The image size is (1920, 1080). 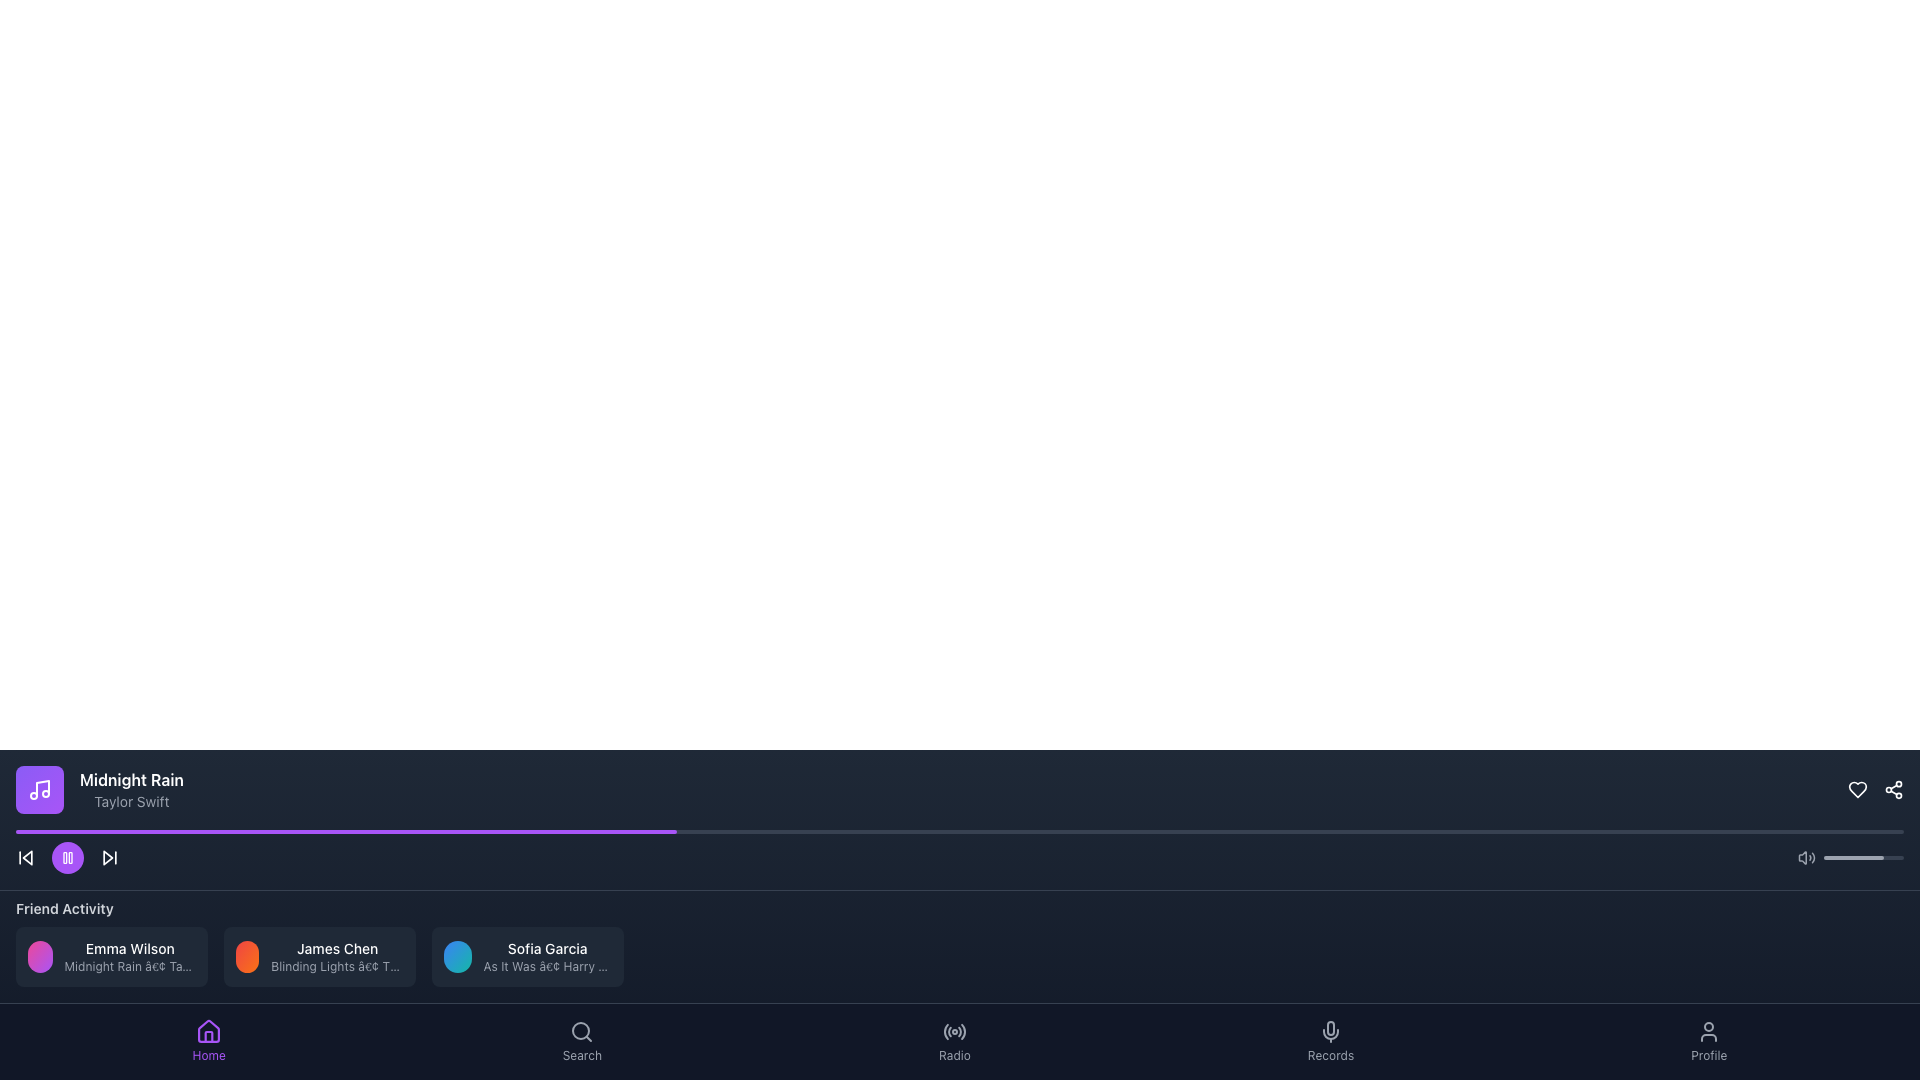 I want to click on the volume slider, so click(x=1898, y=856).